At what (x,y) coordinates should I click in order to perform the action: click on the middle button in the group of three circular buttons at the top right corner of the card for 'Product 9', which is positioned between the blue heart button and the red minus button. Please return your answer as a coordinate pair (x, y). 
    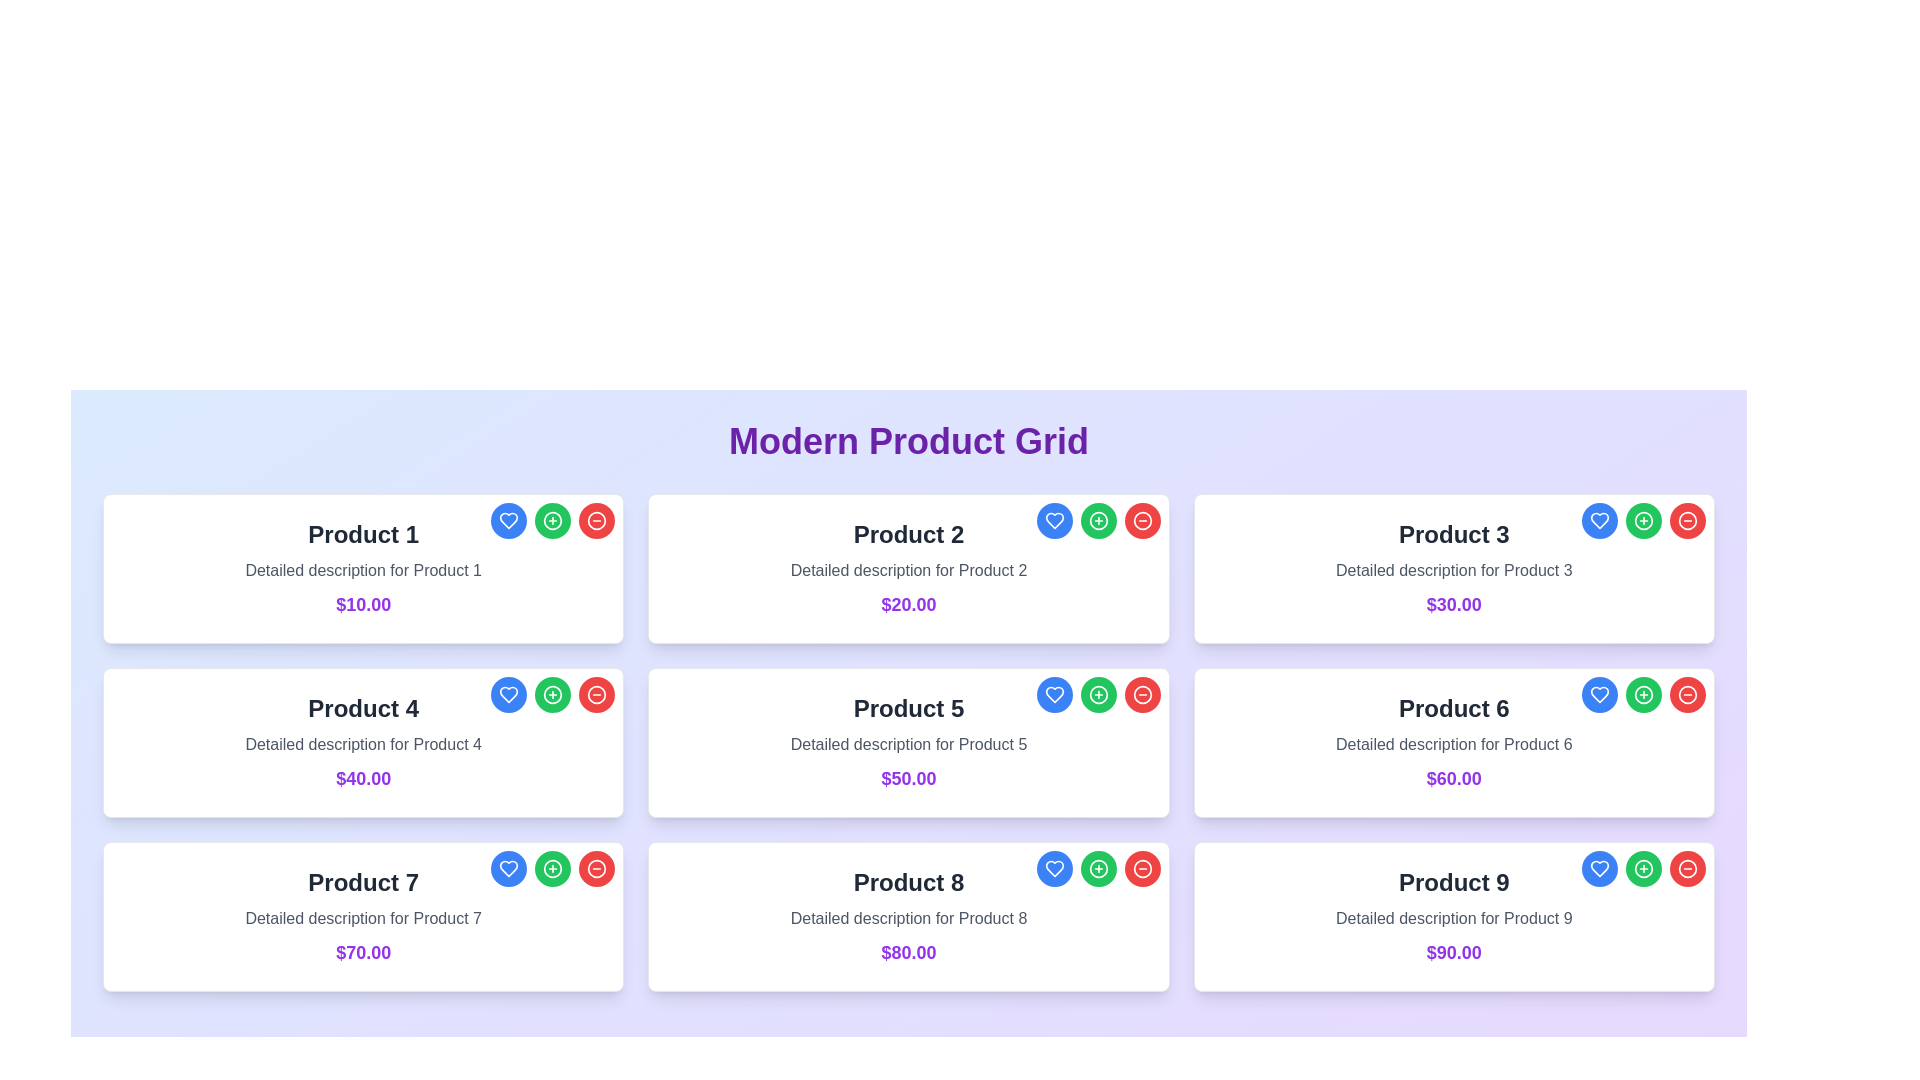
    Looking at the image, I should click on (1643, 867).